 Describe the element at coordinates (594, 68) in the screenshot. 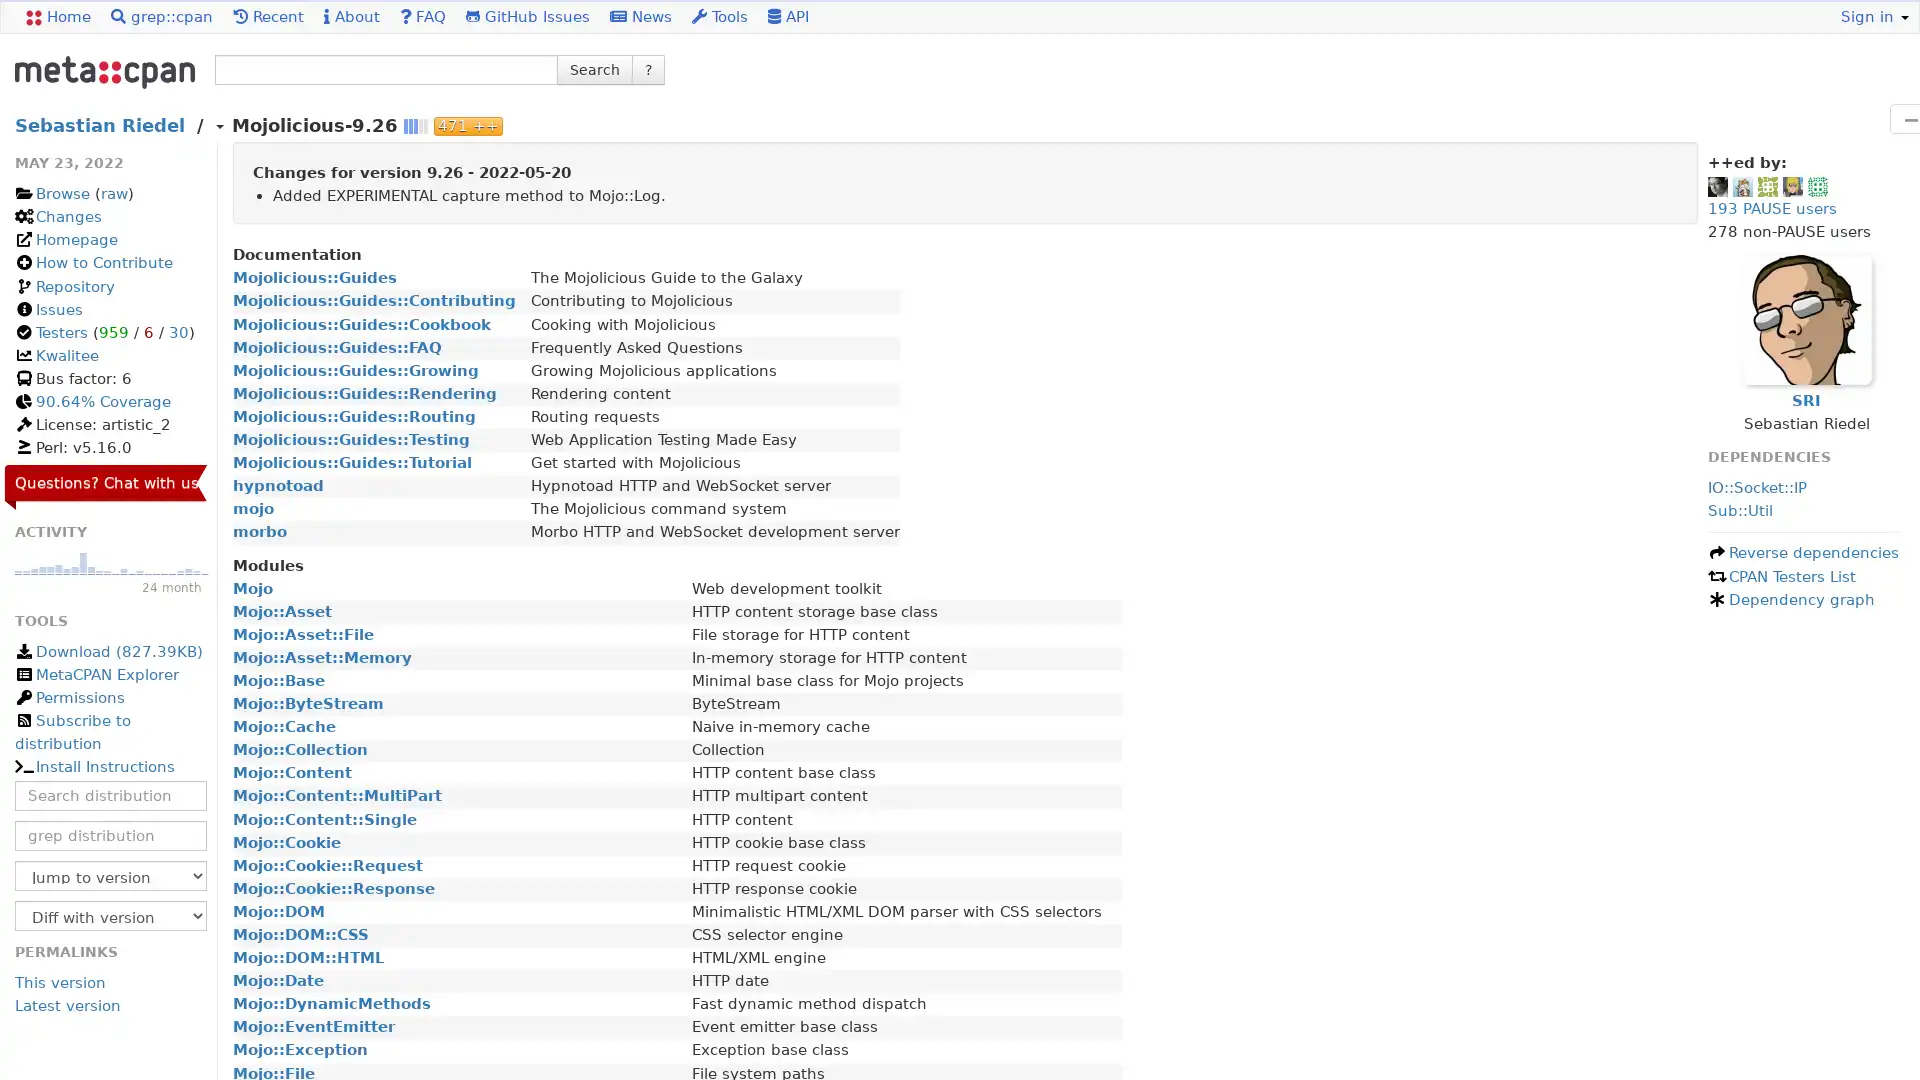

I see `Search` at that location.